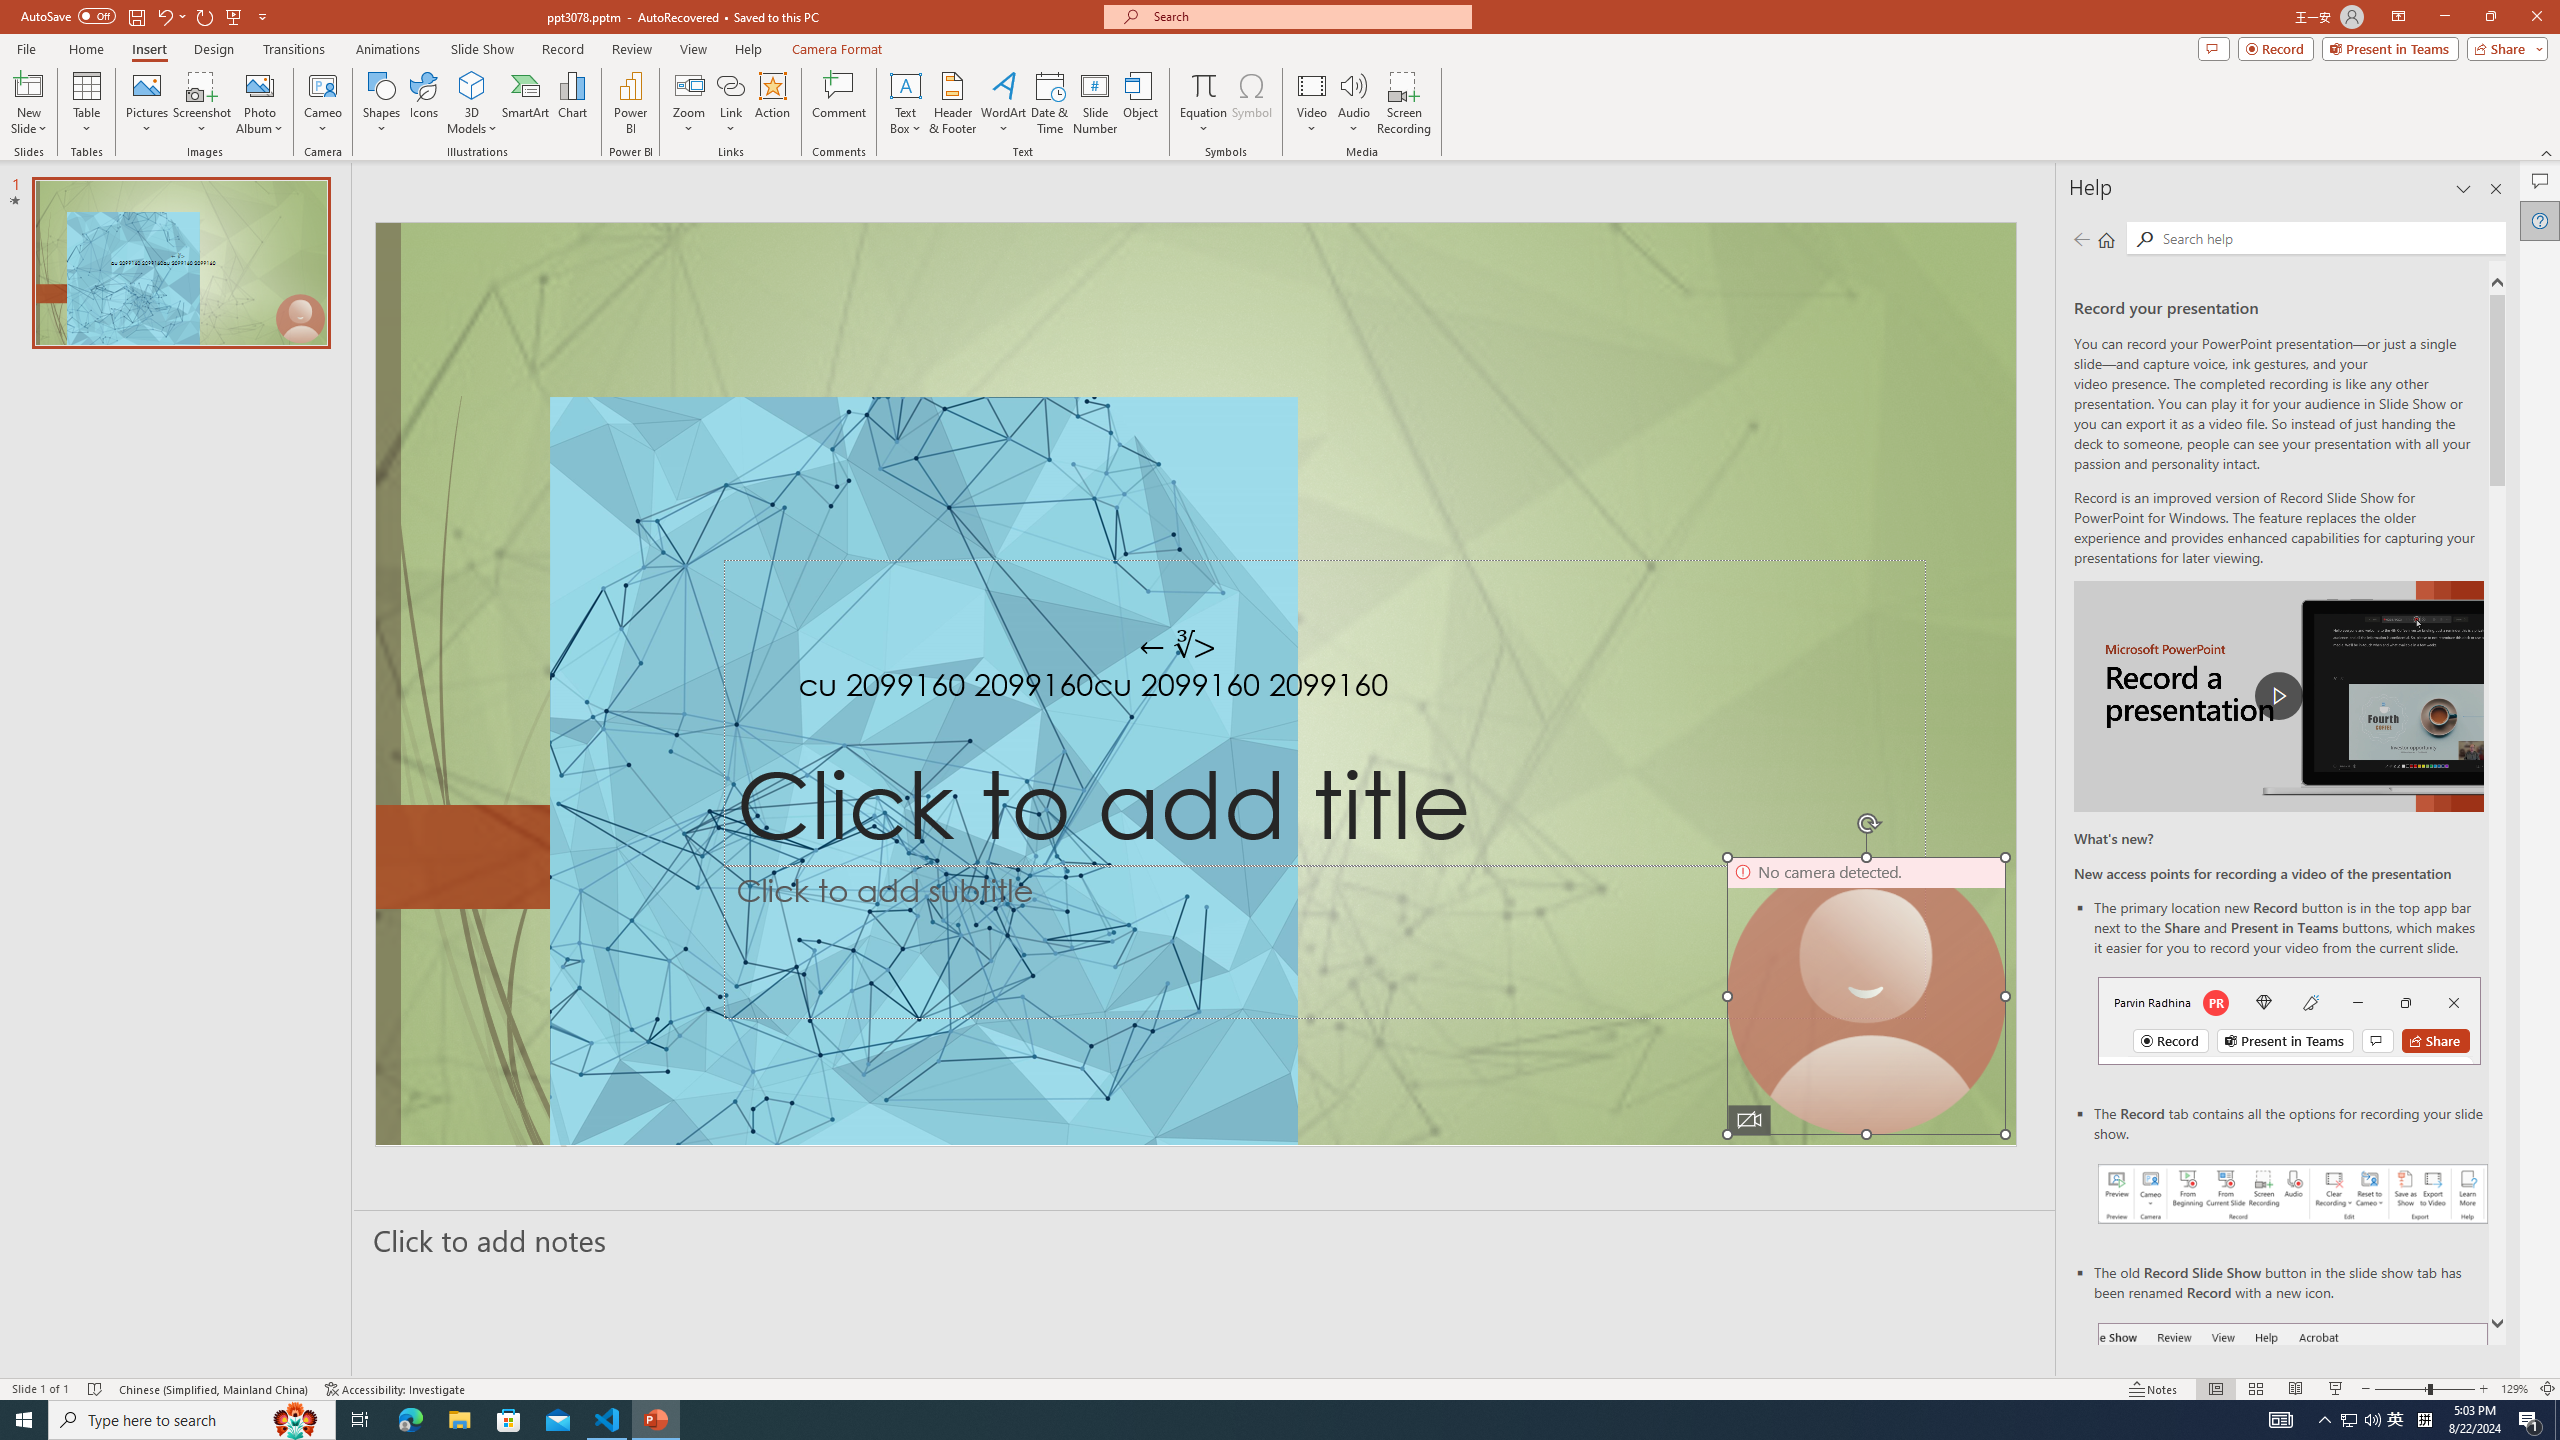  I want to click on 'Link', so click(729, 84).